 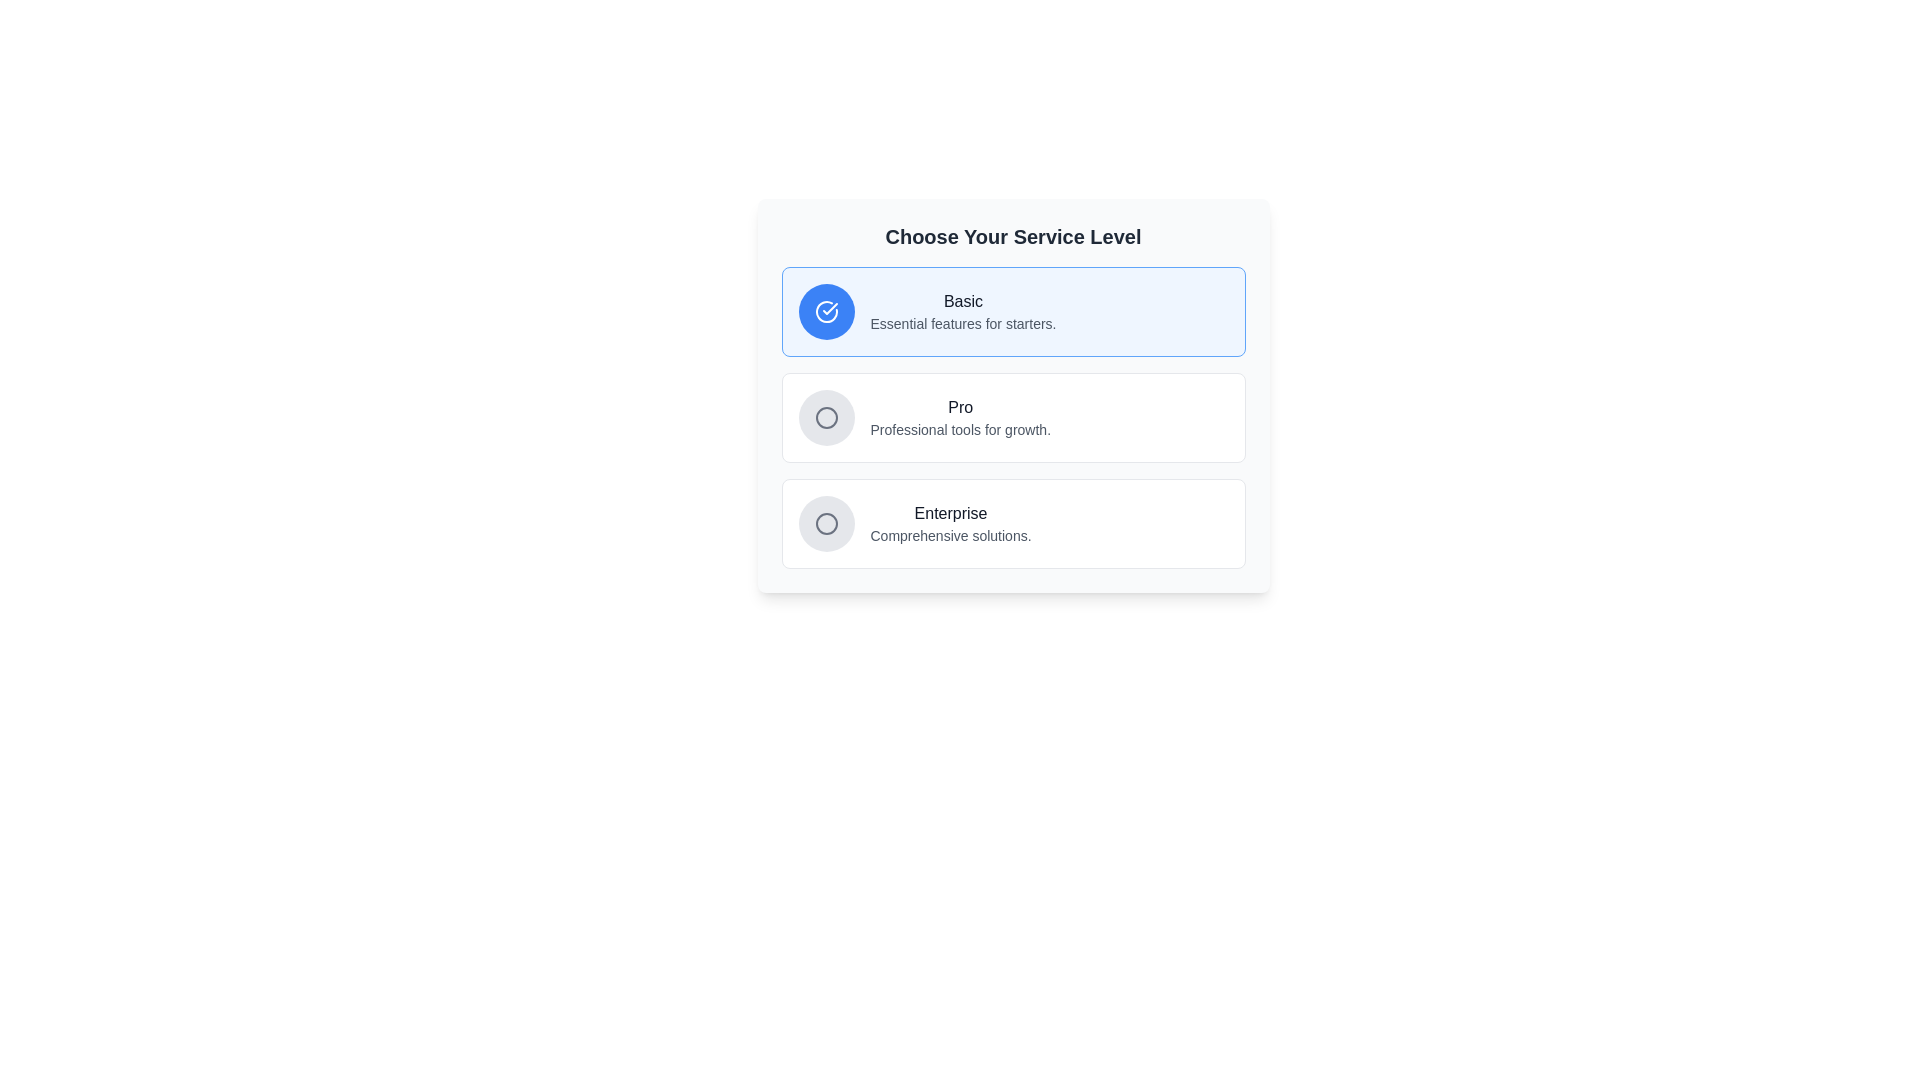 What do you see at coordinates (826, 312) in the screenshot?
I see `the circular segment of the vector graphic icon located to the left of the 'Basic' option in the 'Choose Your Service Level' section` at bounding box center [826, 312].